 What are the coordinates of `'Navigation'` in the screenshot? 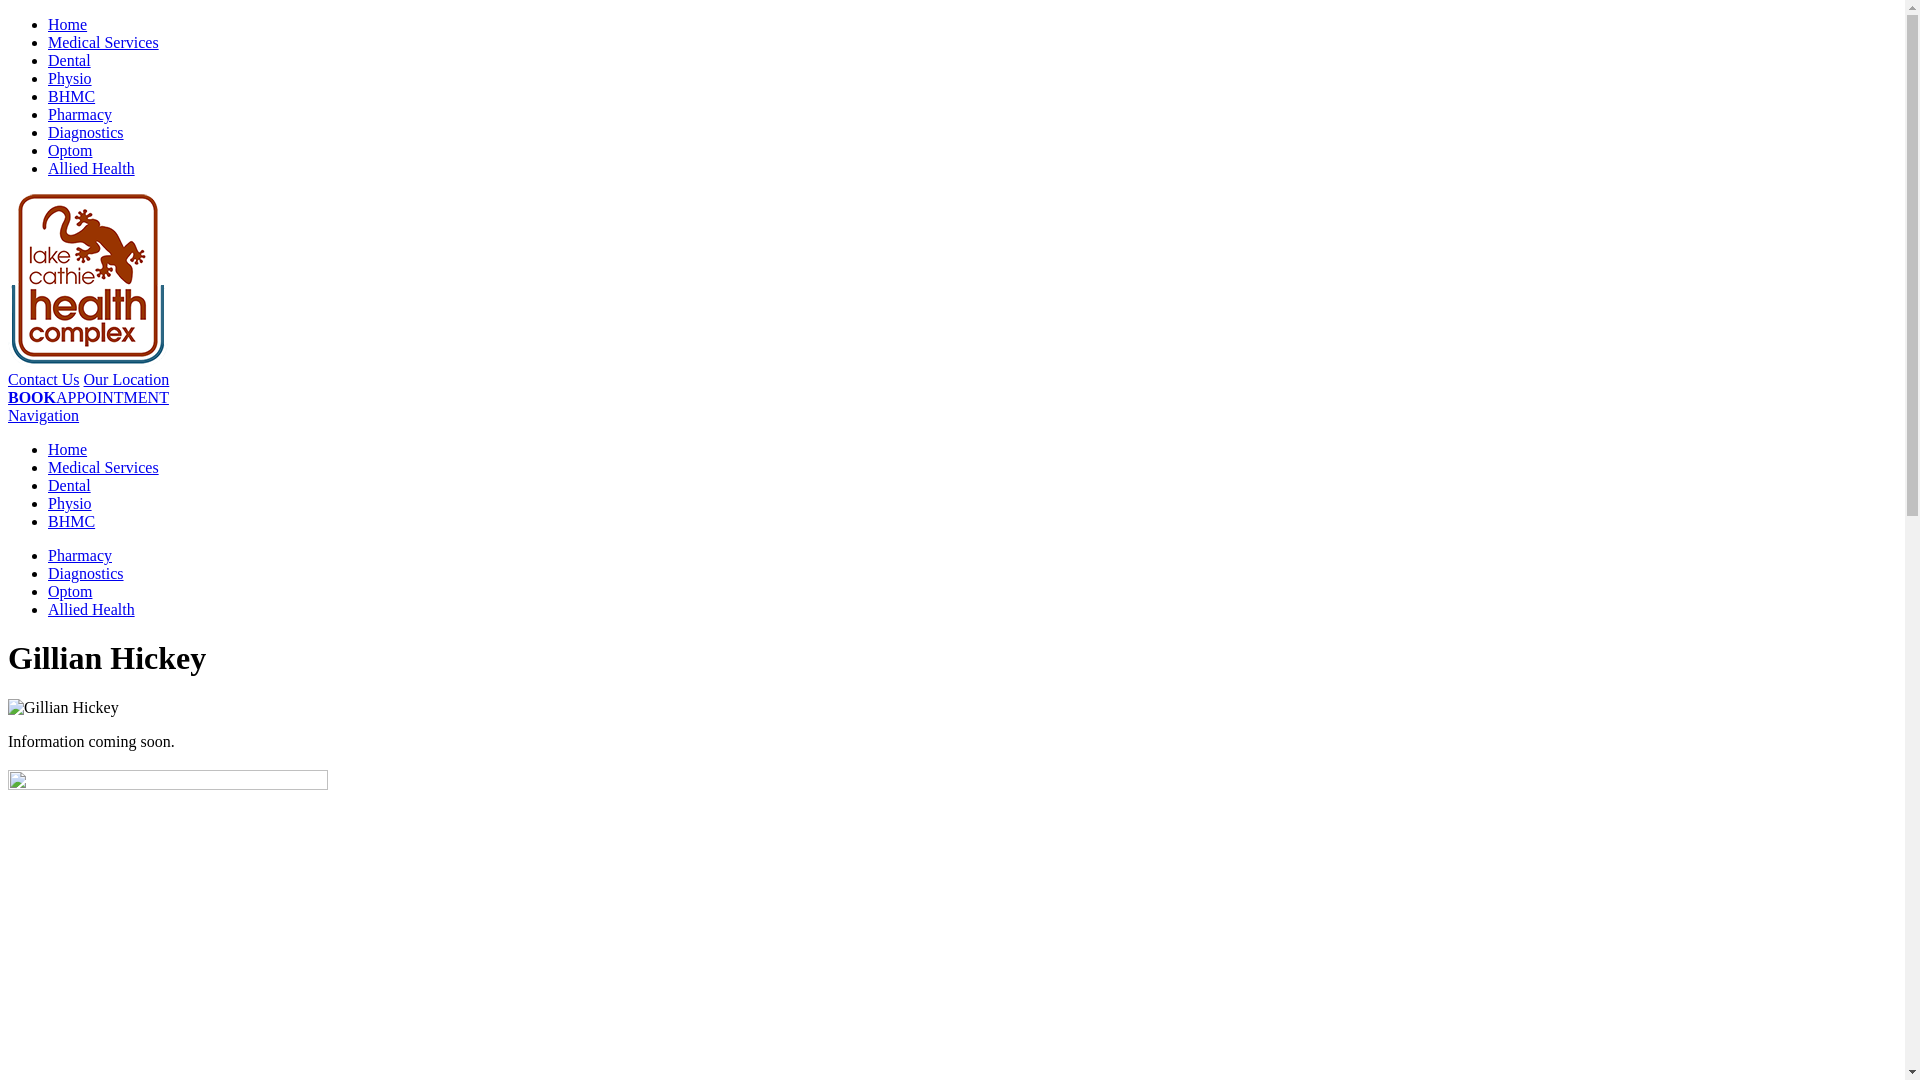 It's located at (43, 414).